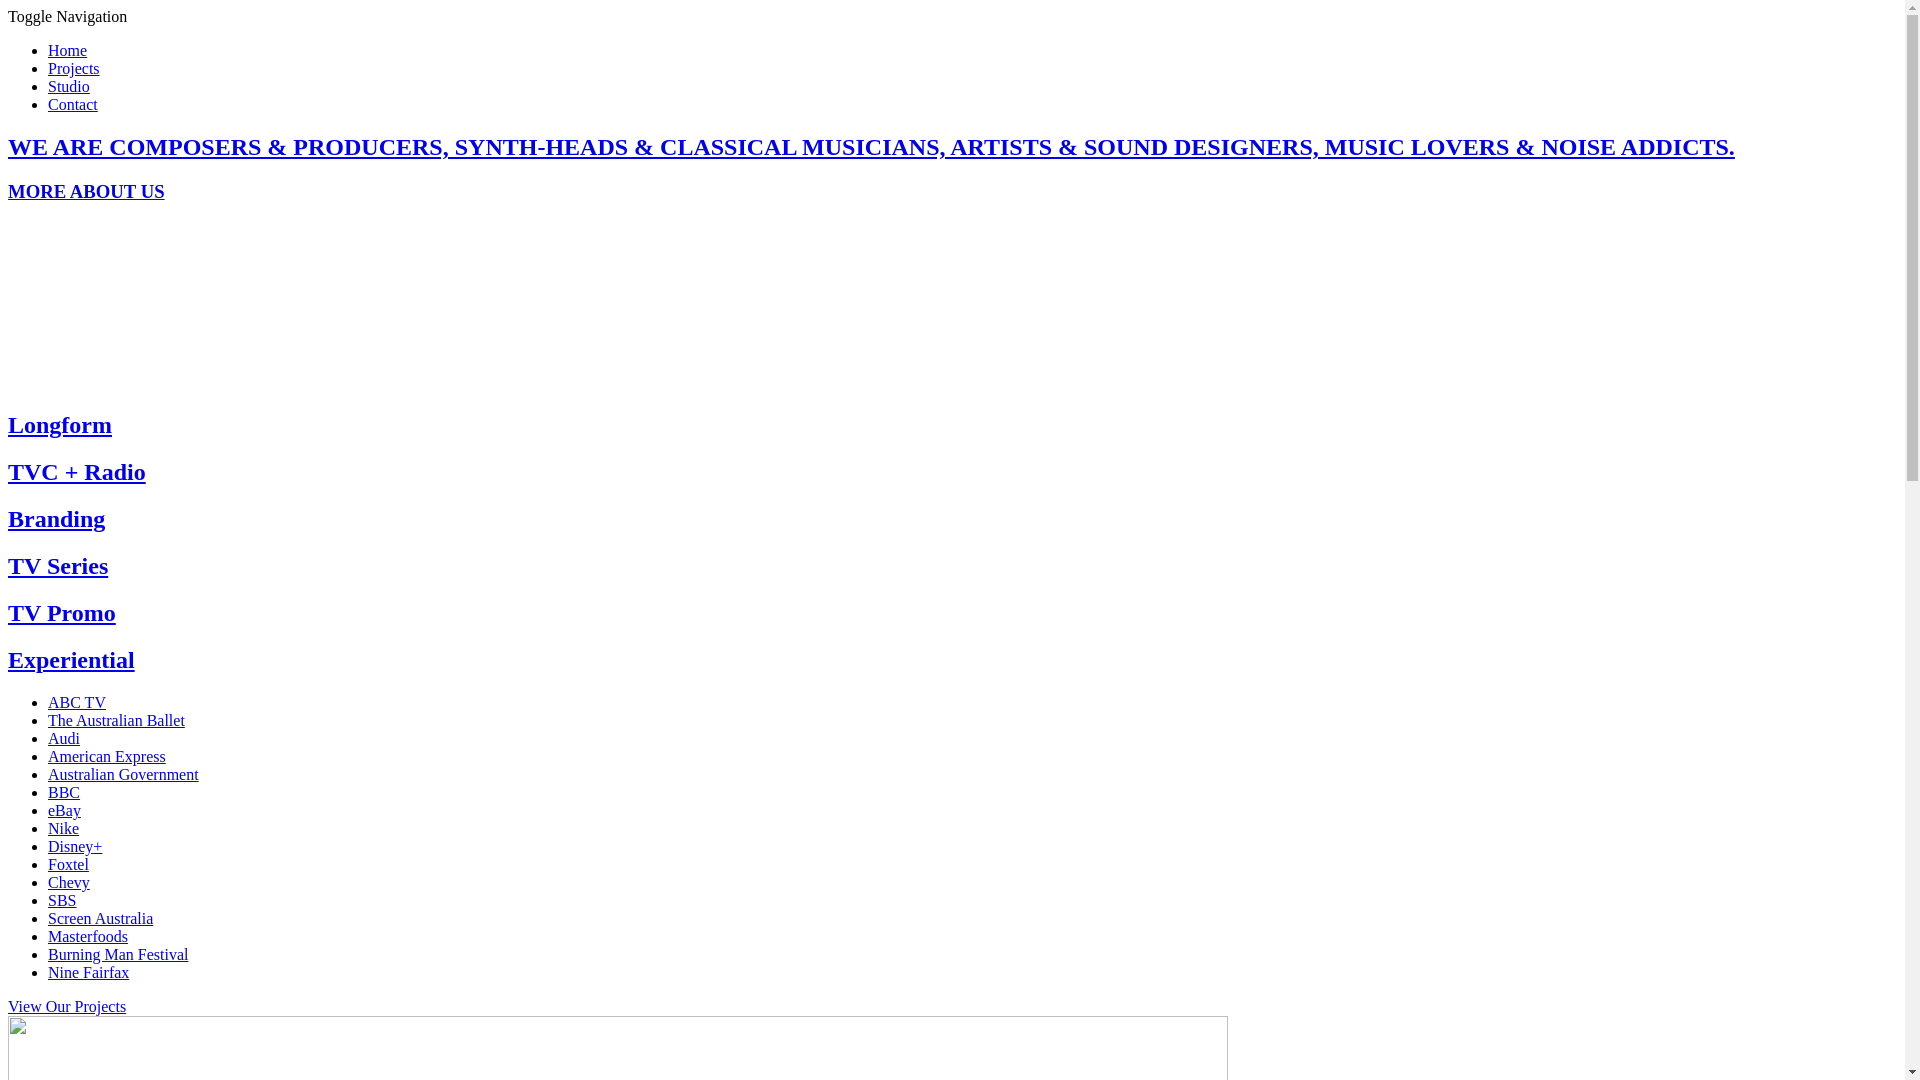  What do you see at coordinates (67, 49) in the screenshot?
I see `'Home'` at bounding box center [67, 49].